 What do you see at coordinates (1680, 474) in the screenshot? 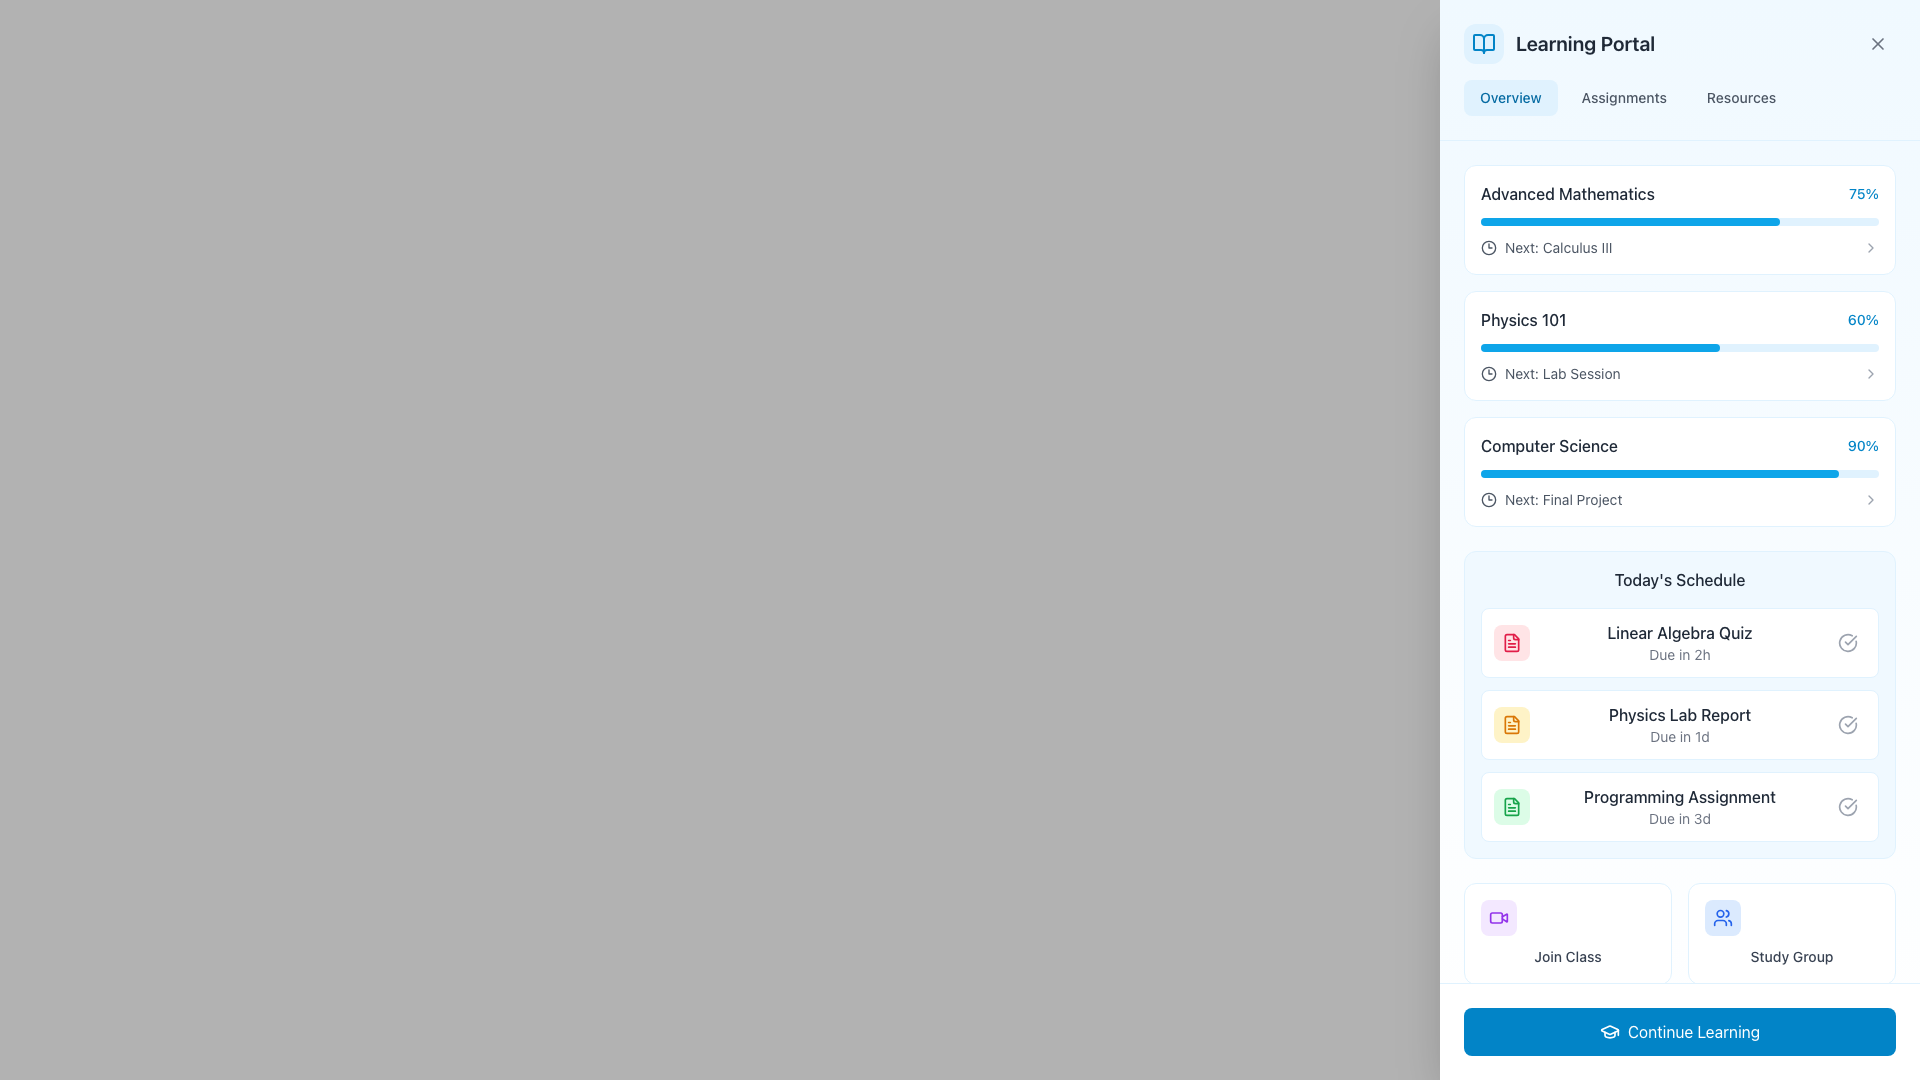
I see `the progress bar element located within the 'Computer Science' card, specifically below the text '90%' and above 'Next: Final Project.'` at bounding box center [1680, 474].